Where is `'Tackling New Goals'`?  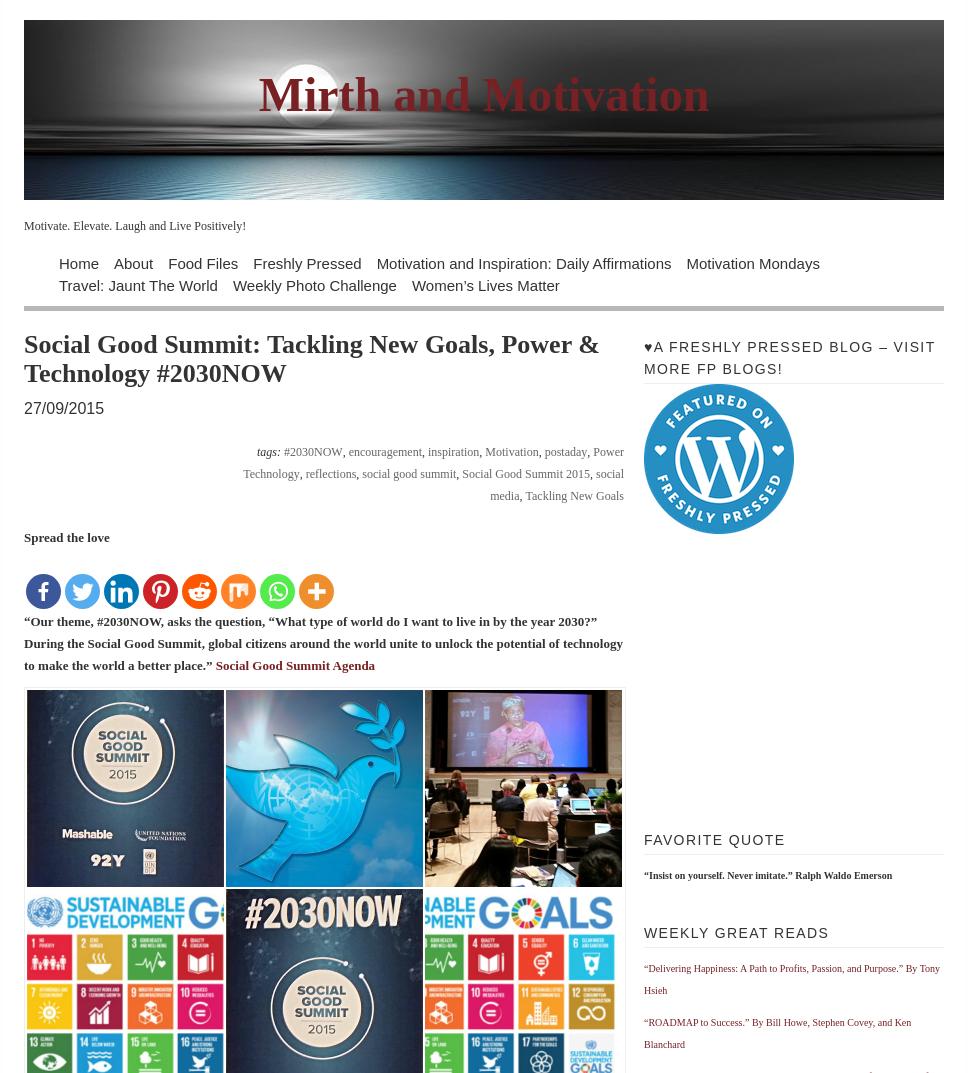 'Tackling New Goals' is located at coordinates (574, 495).